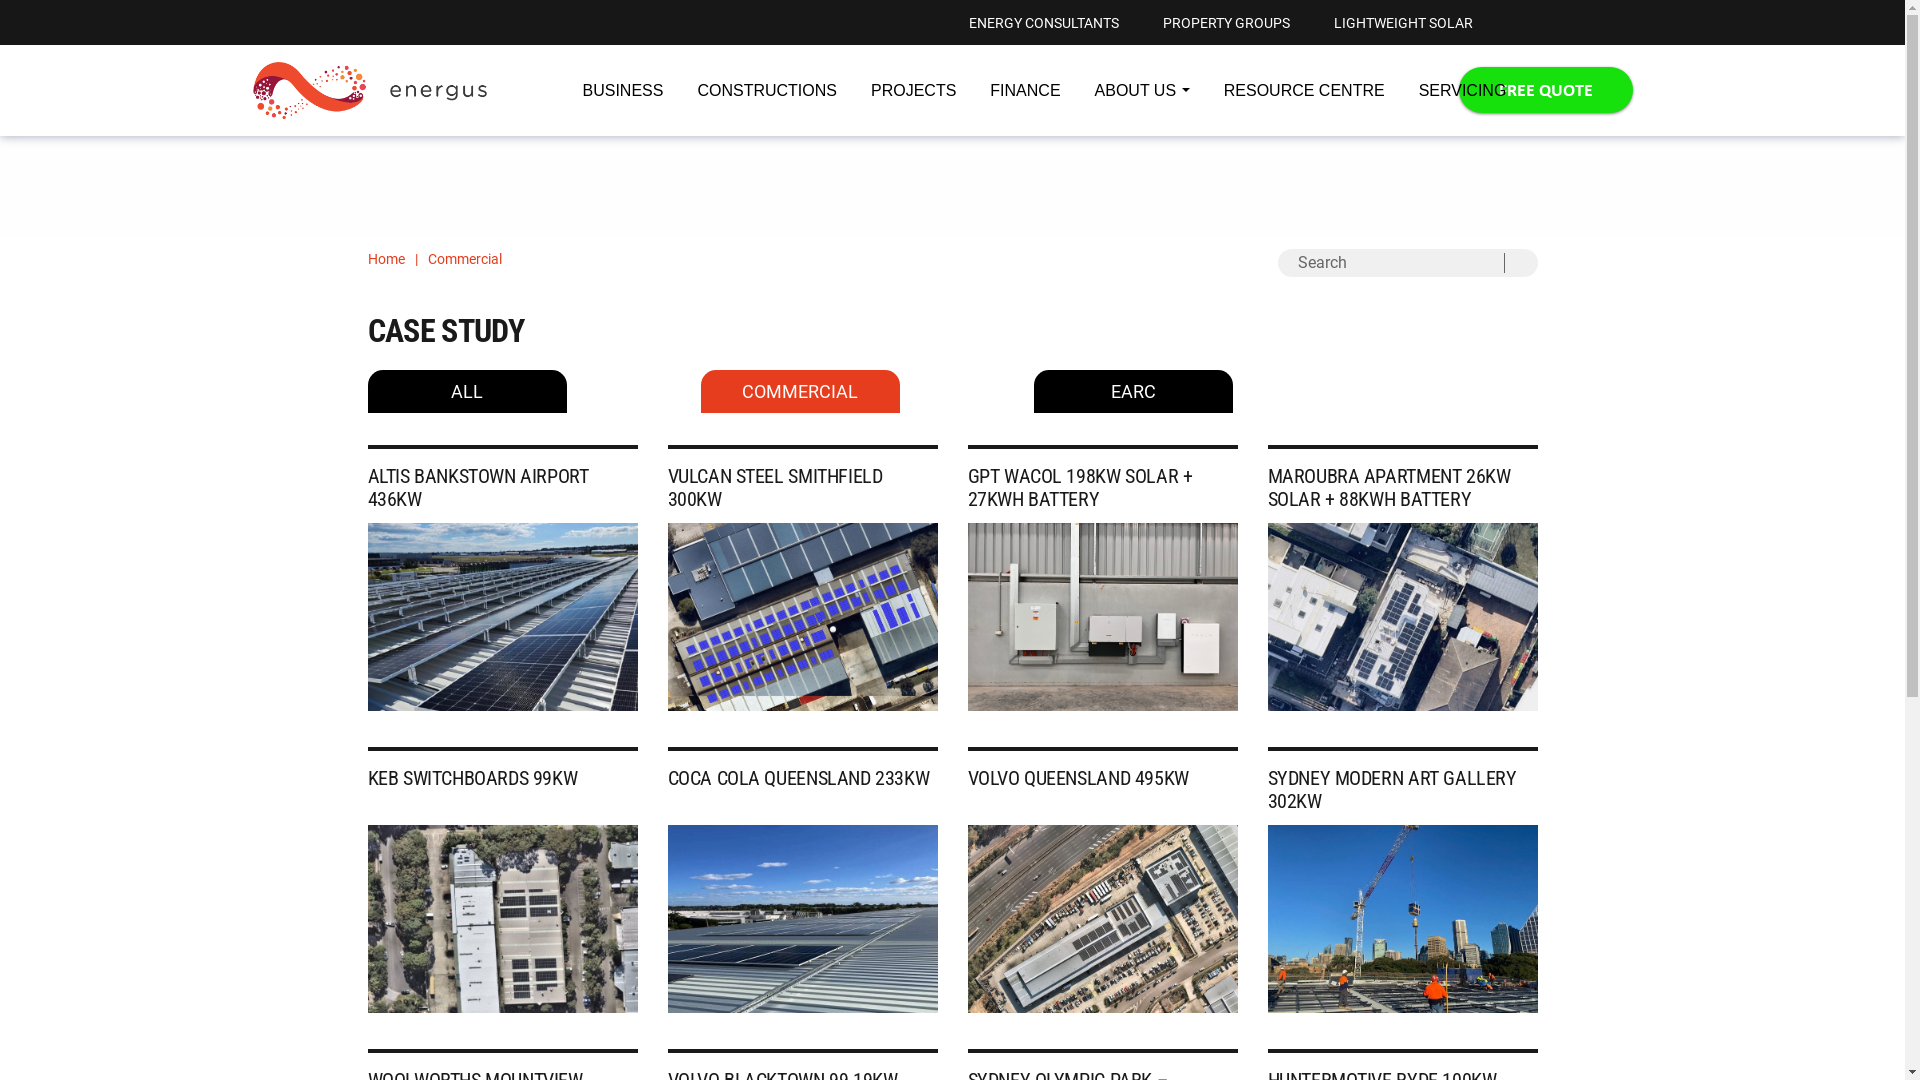 The width and height of the screenshot is (1920, 1080). I want to click on 'VOLVO QUEENSLAND 495KW', so click(1077, 777).